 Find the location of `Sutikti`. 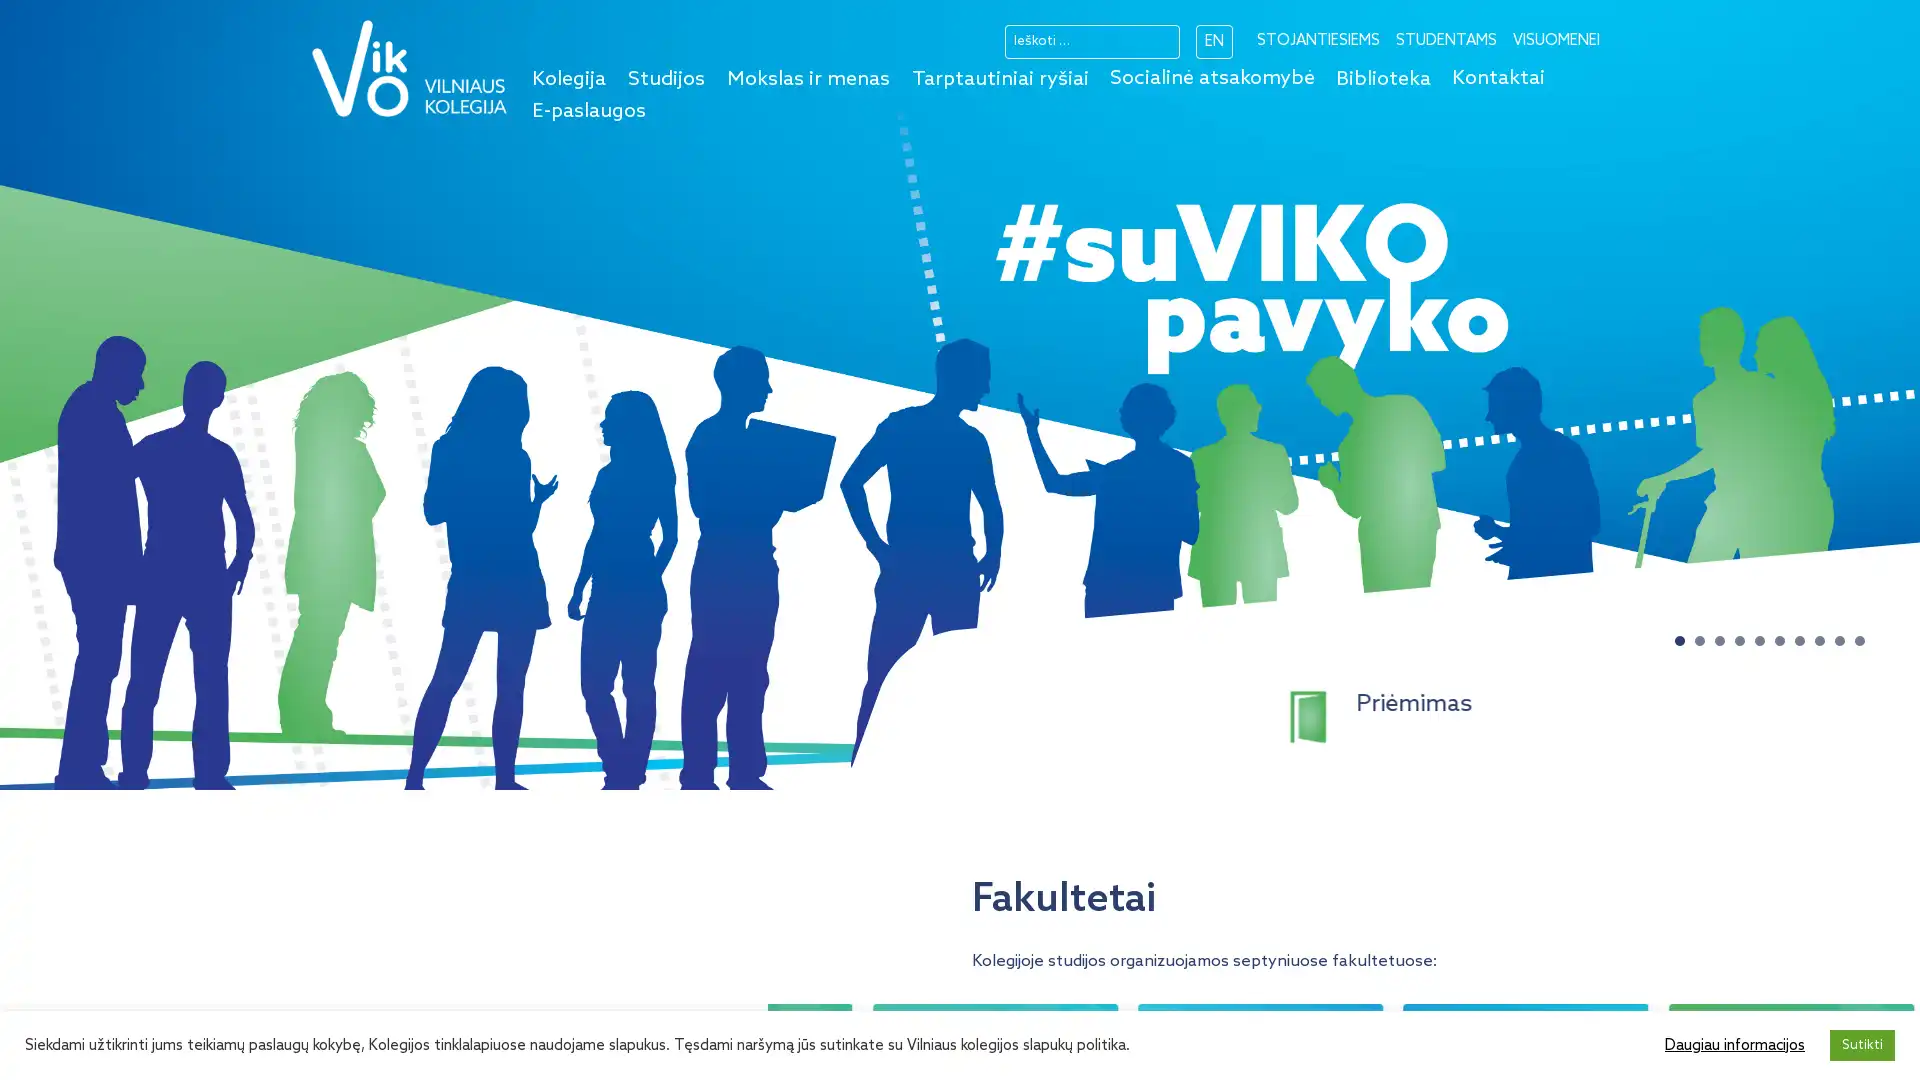

Sutikti is located at coordinates (1861, 1044).